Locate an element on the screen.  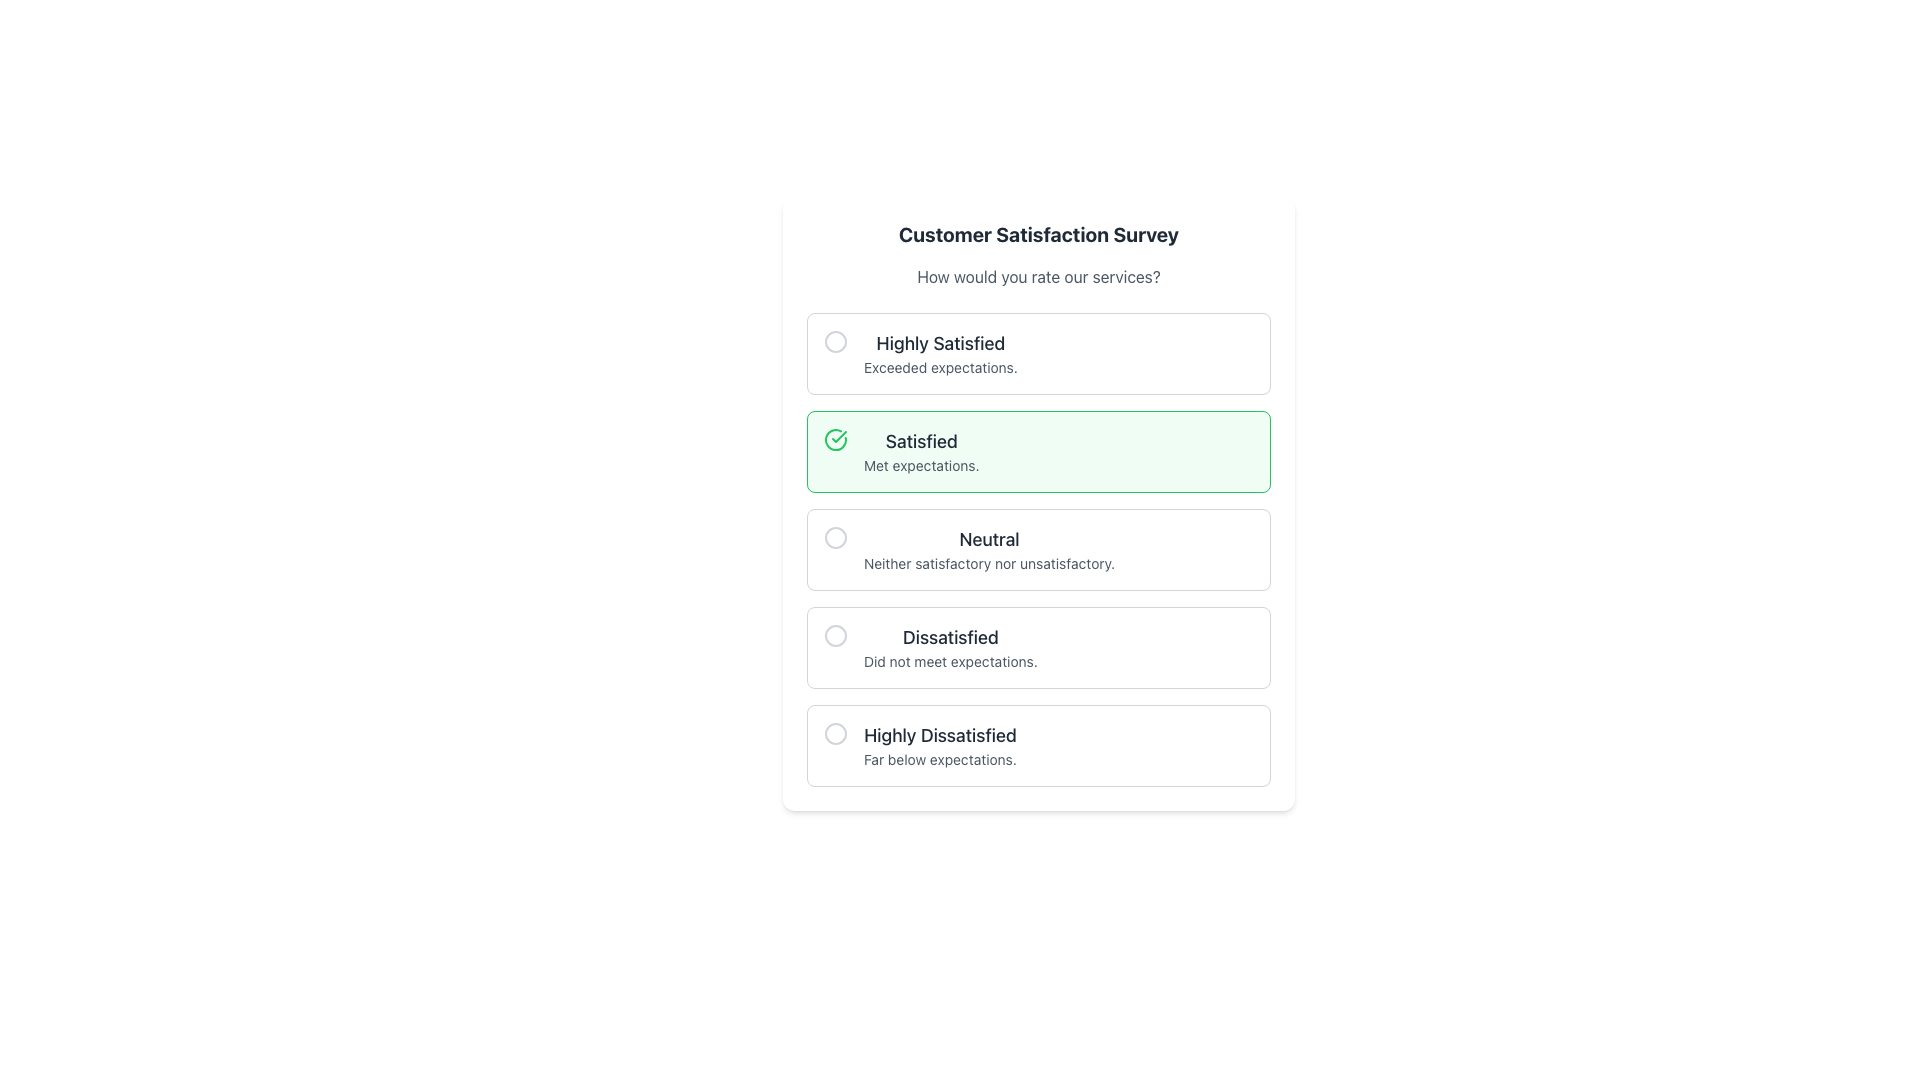
the circle representing the 'Highly Dissatisfied' option in the survey is located at coordinates (835, 733).